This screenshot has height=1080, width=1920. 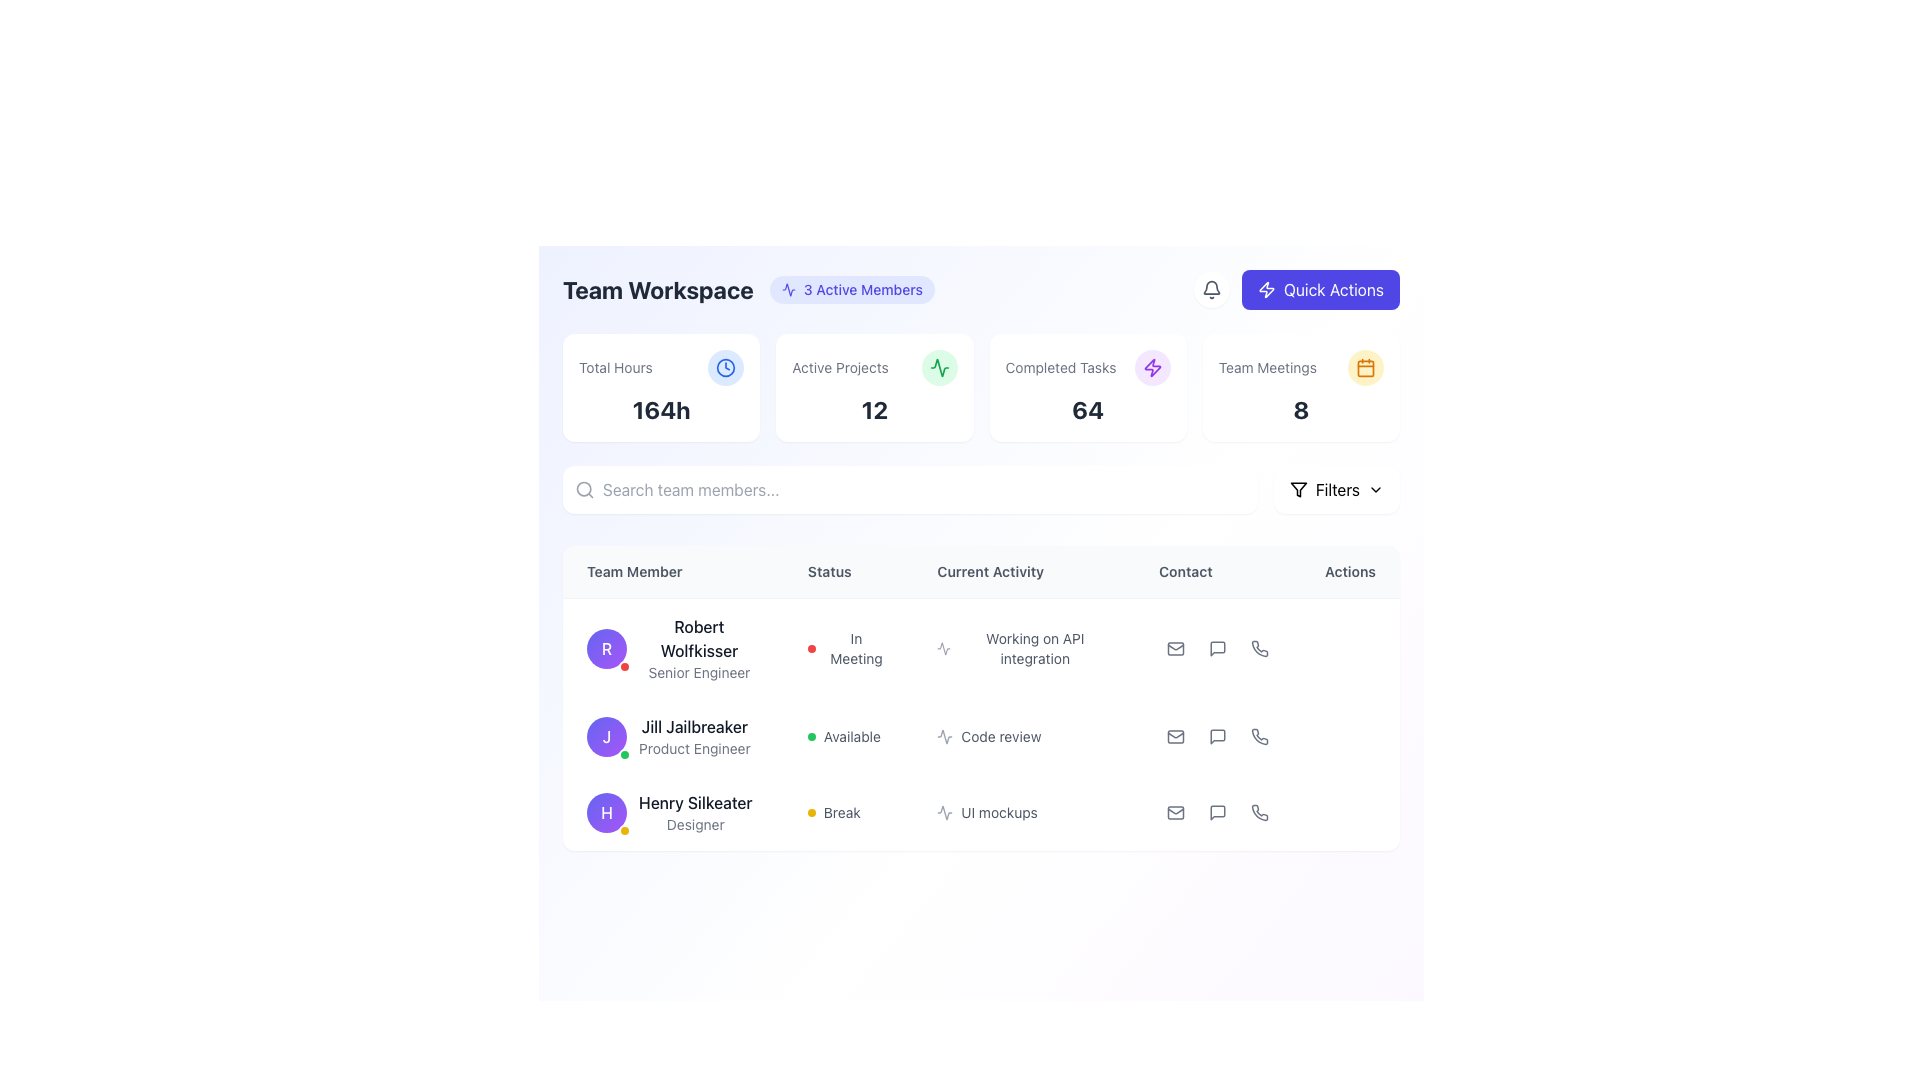 What do you see at coordinates (1365, 367) in the screenshot?
I see `the rectangular base of the calendar icon located at the top-right corner of the interface, adjacent to the 'Team Meetings' card` at bounding box center [1365, 367].